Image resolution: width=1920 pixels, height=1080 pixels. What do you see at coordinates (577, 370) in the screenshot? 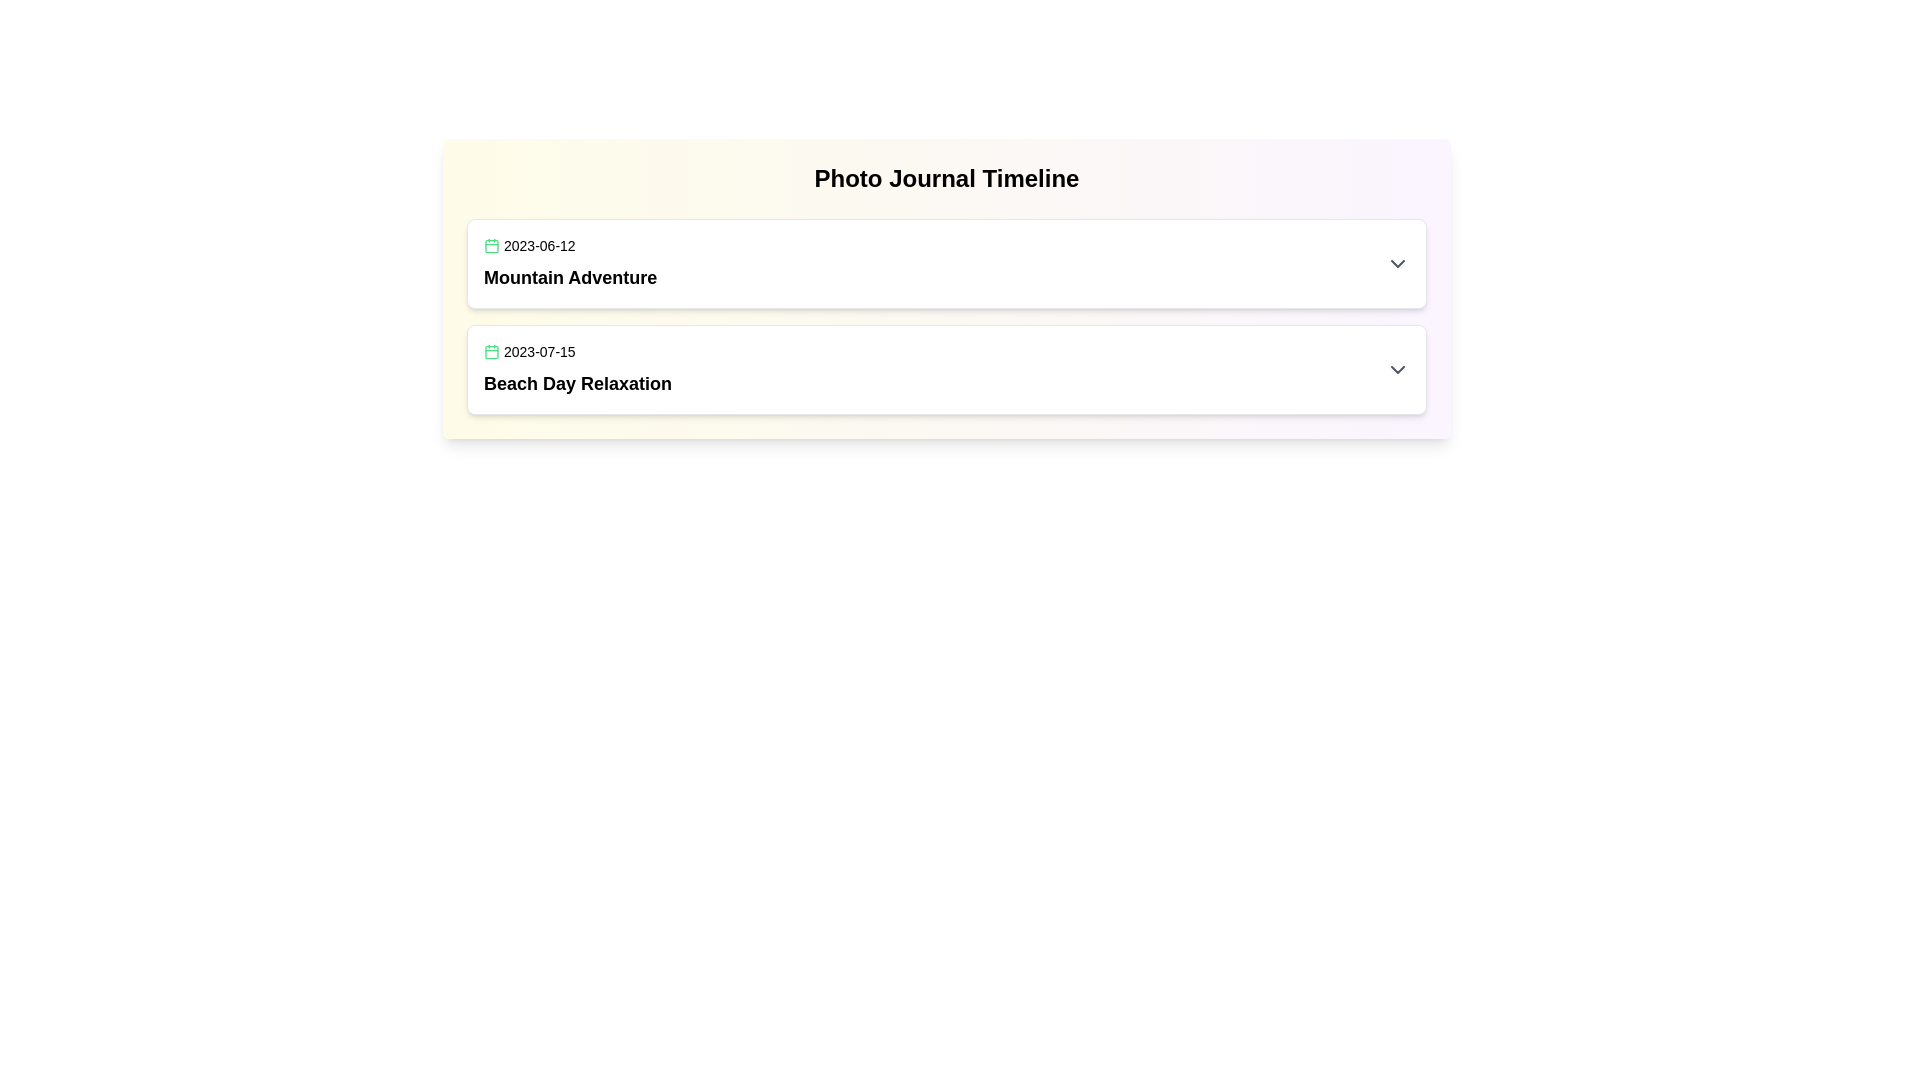
I see `the text label displaying 'Beach Day Relaxation' and the date '2023-07-15', located beneath the 'Mountain Adventure' entry in the 'Photo Journal Timeline'` at bounding box center [577, 370].